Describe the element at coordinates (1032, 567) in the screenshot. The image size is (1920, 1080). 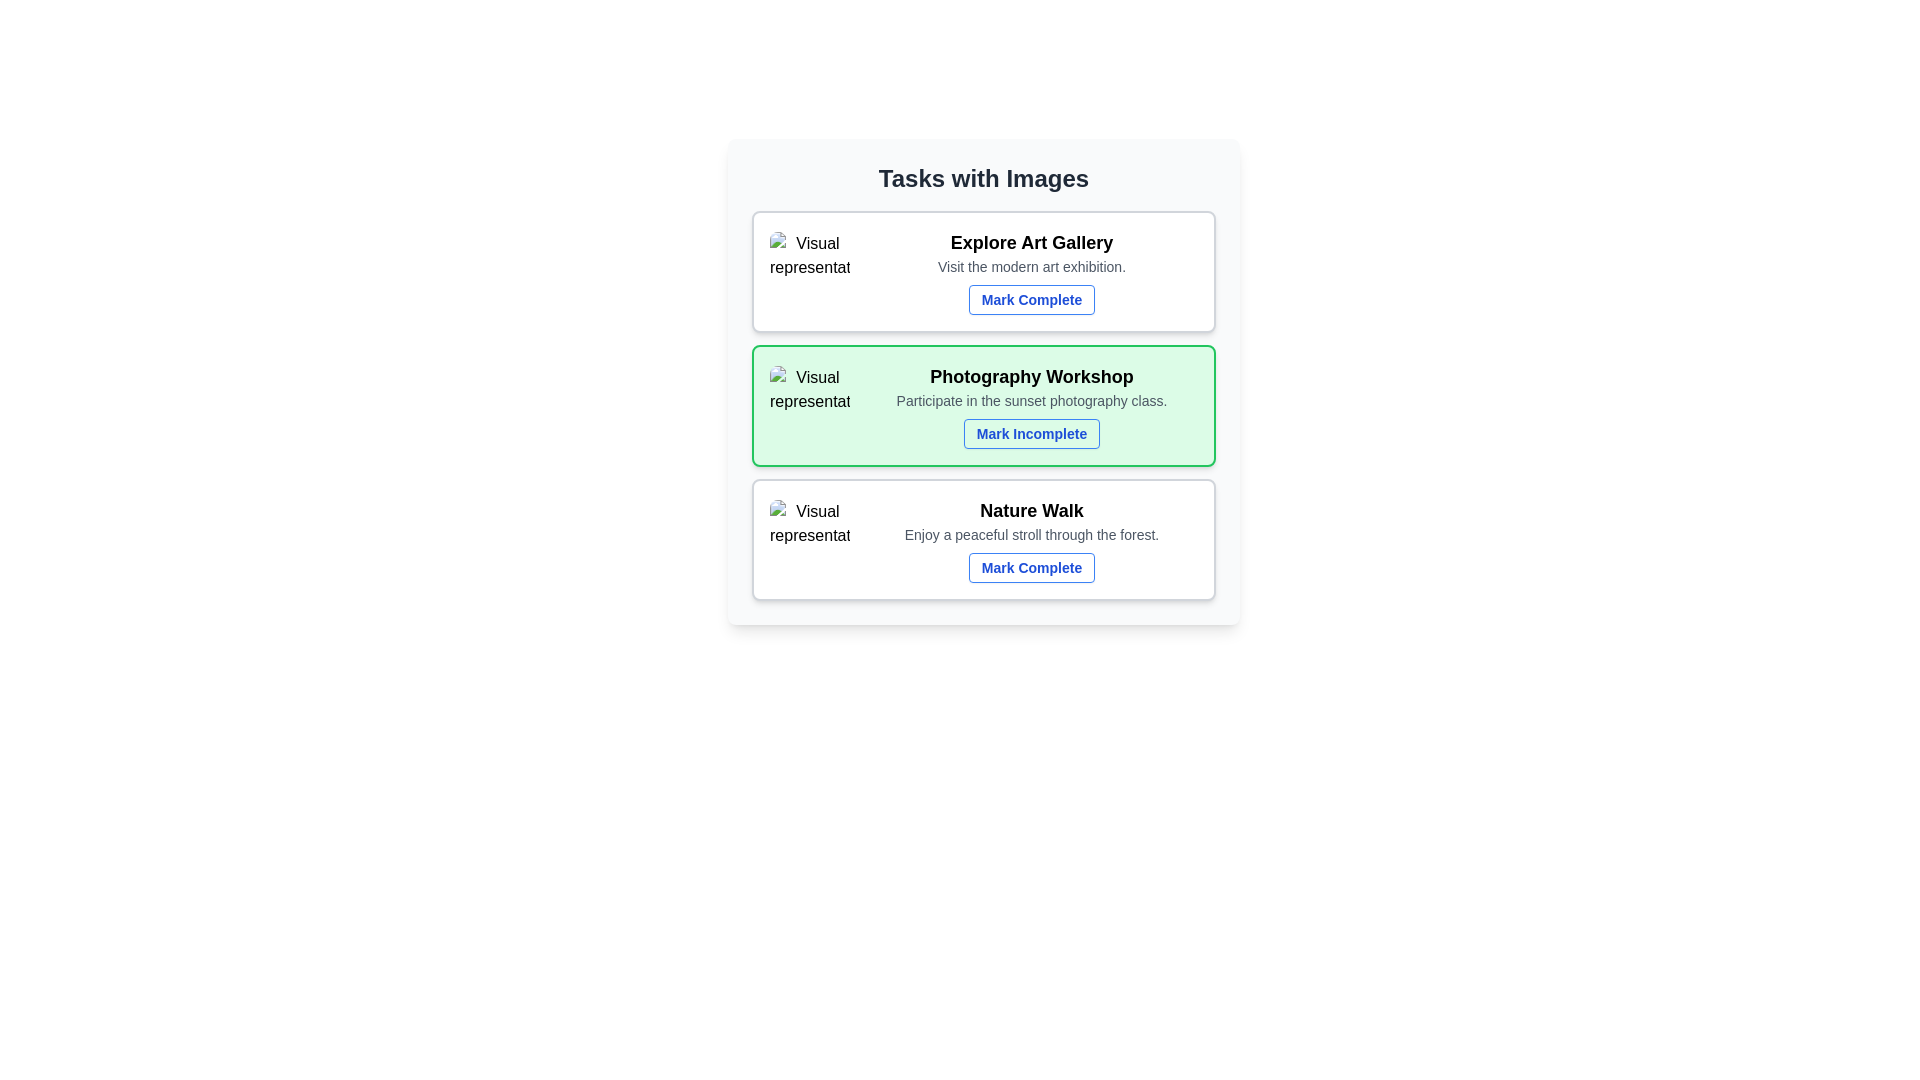
I see `the 'Nature Walk' button to toggle its completion status` at that location.